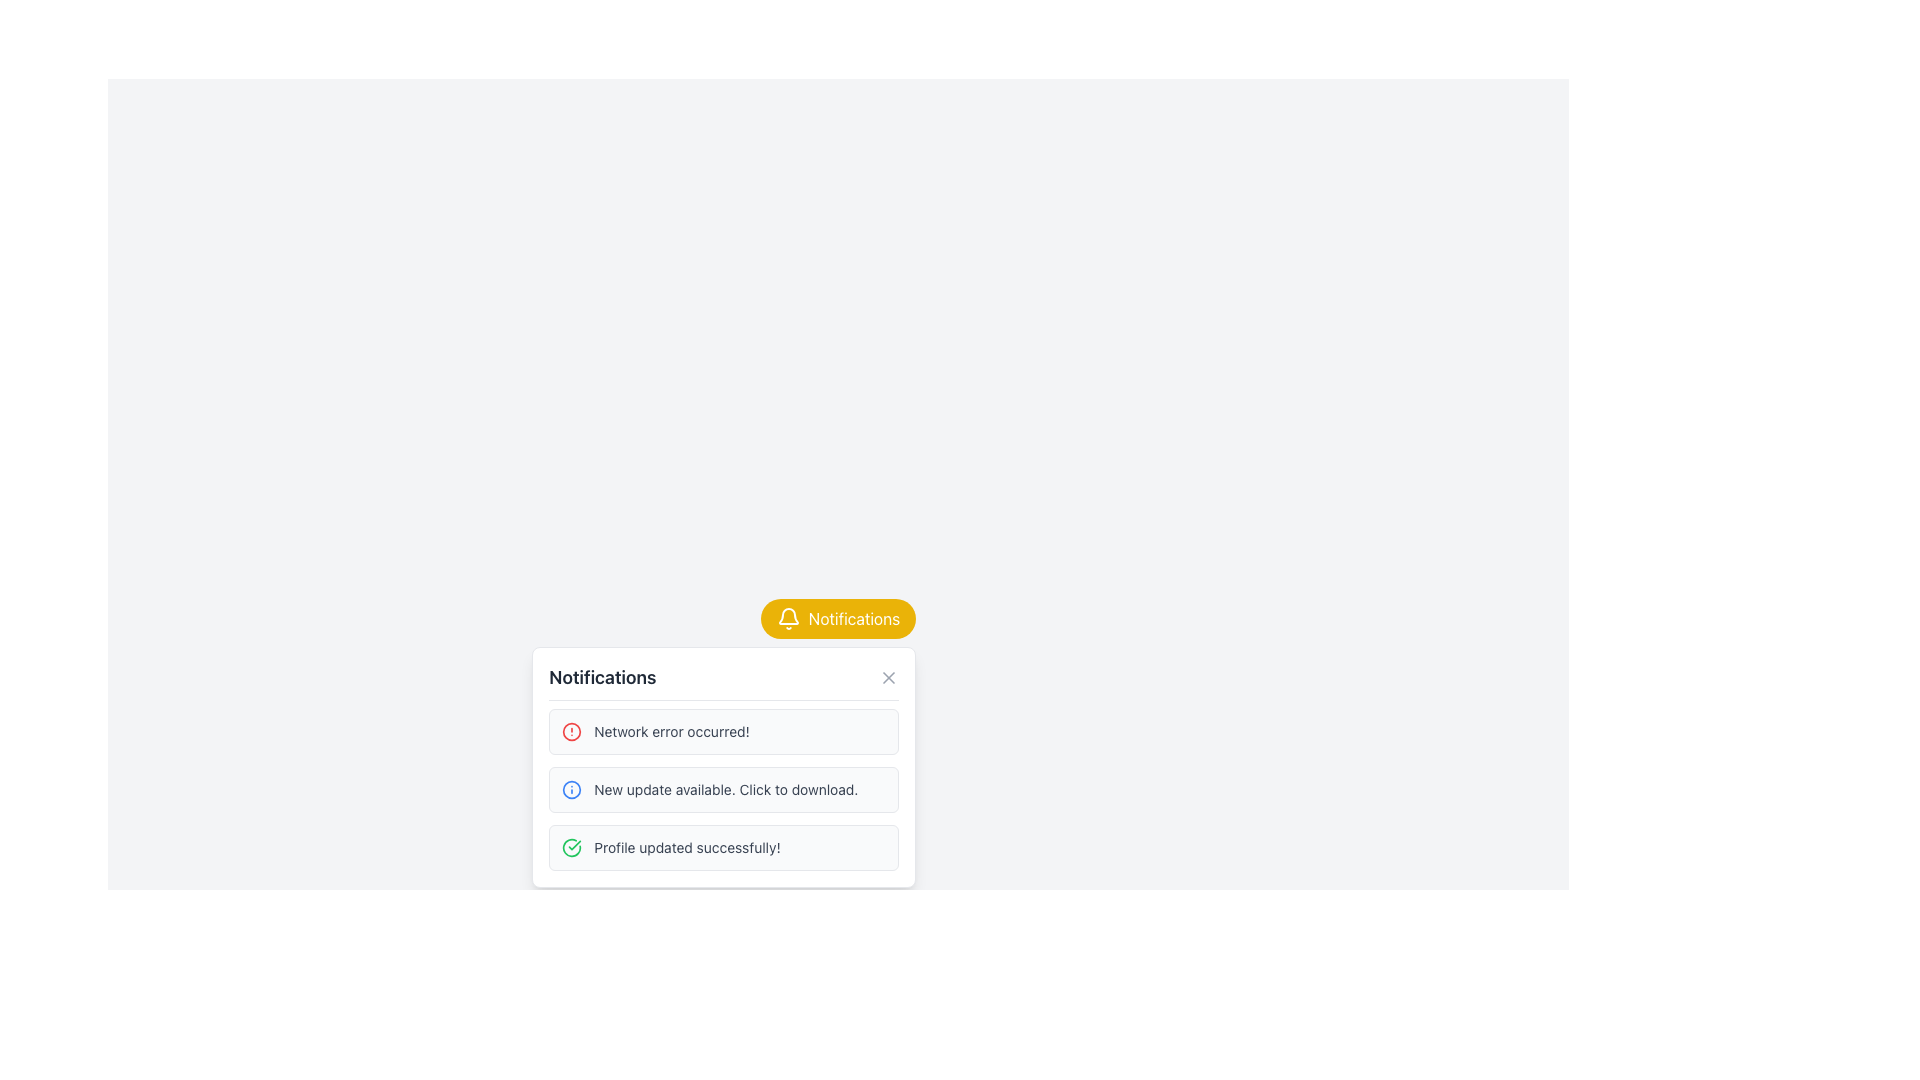  Describe the element at coordinates (887, 677) in the screenshot. I see `the close button (X symbol) located on the far right side of the notifications panel header` at that location.